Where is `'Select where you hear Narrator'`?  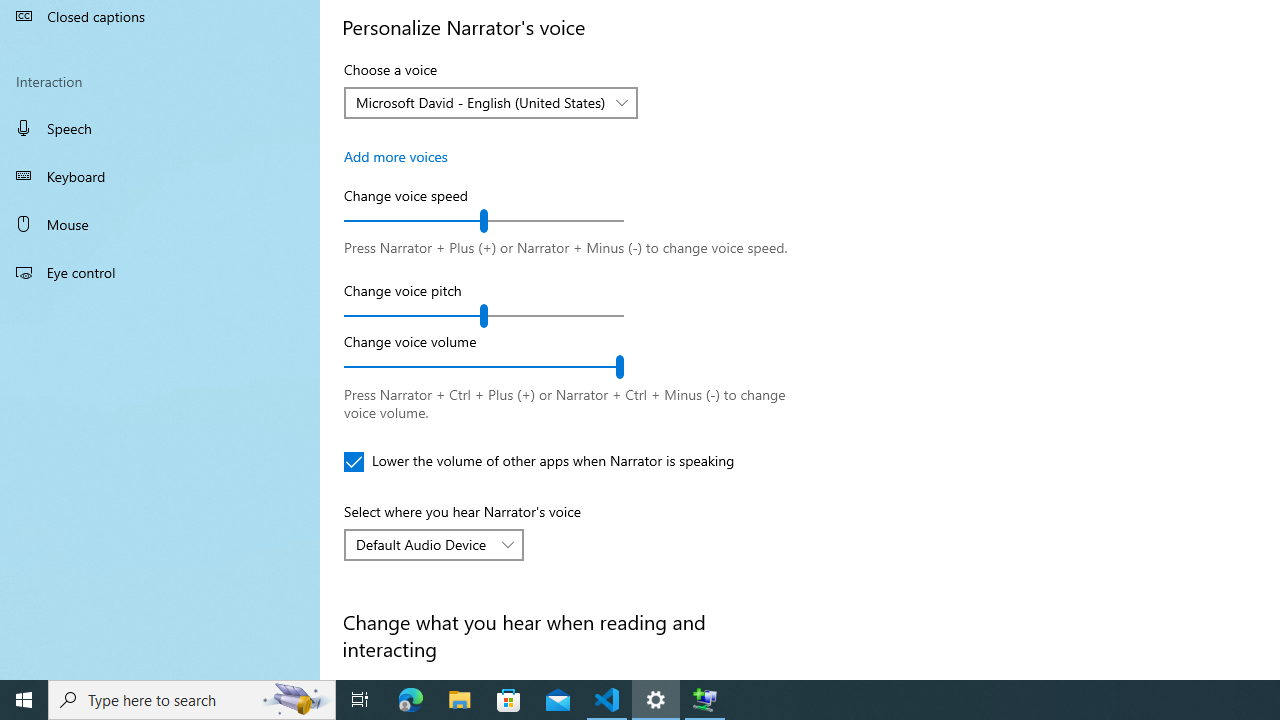
'Select where you hear Narrator' is located at coordinates (432, 545).